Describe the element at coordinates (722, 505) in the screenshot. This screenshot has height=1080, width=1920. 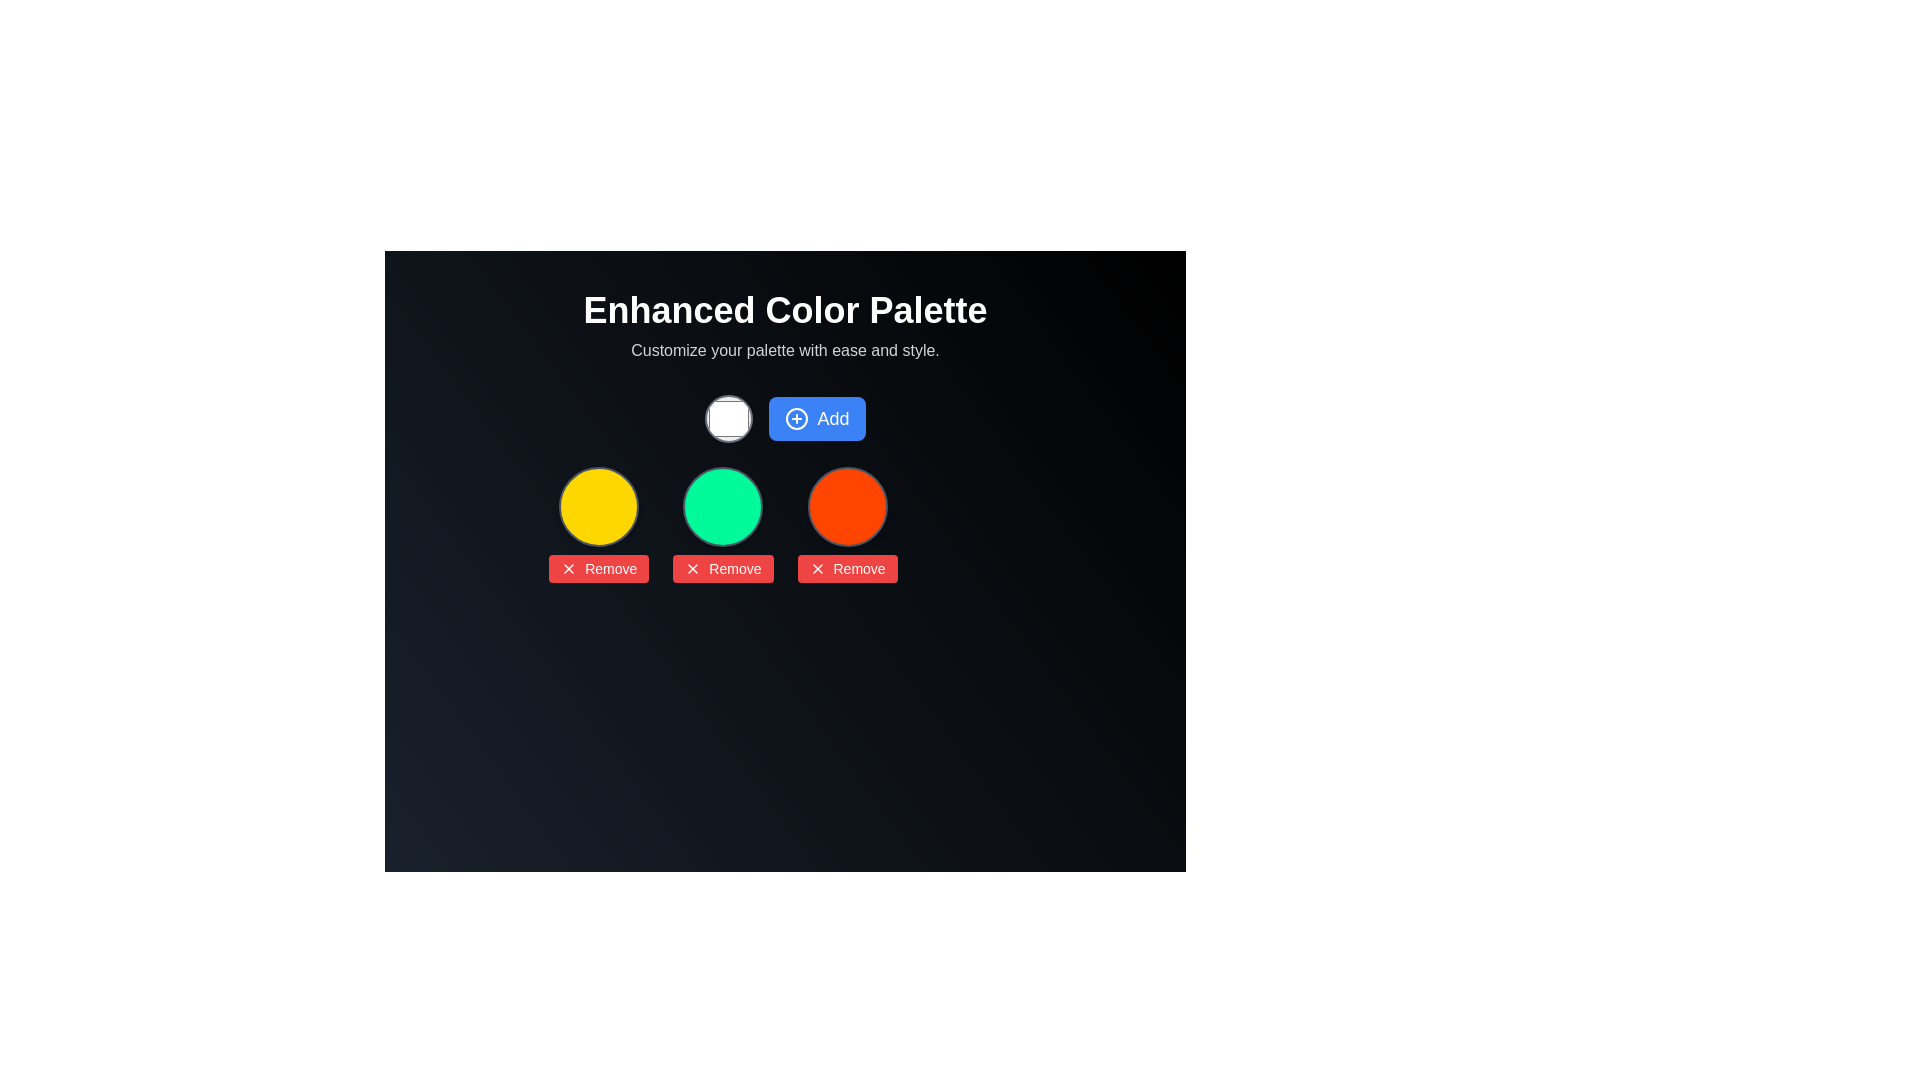
I see `the circular green button in the color palette interface` at that location.